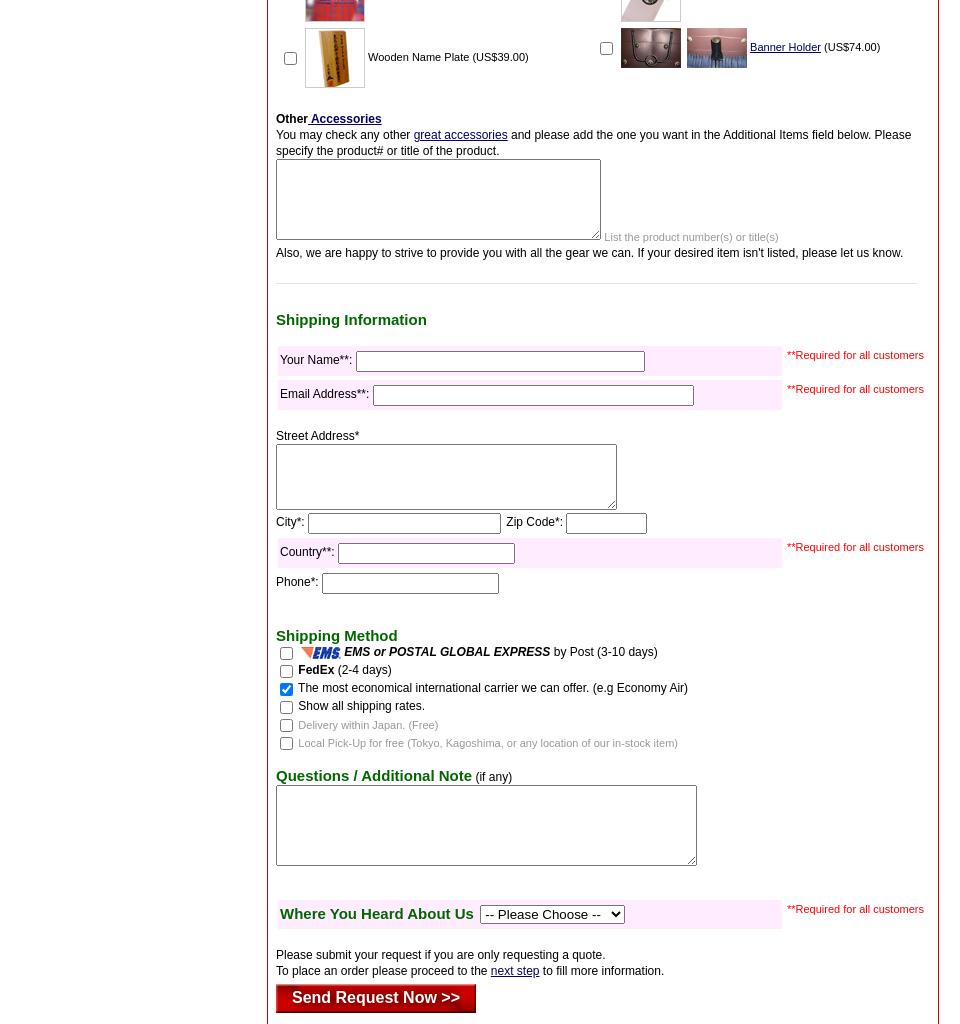 The image size is (960, 1024). Describe the element at coordinates (472, 775) in the screenshot. I see `'(if any)'` at that location.